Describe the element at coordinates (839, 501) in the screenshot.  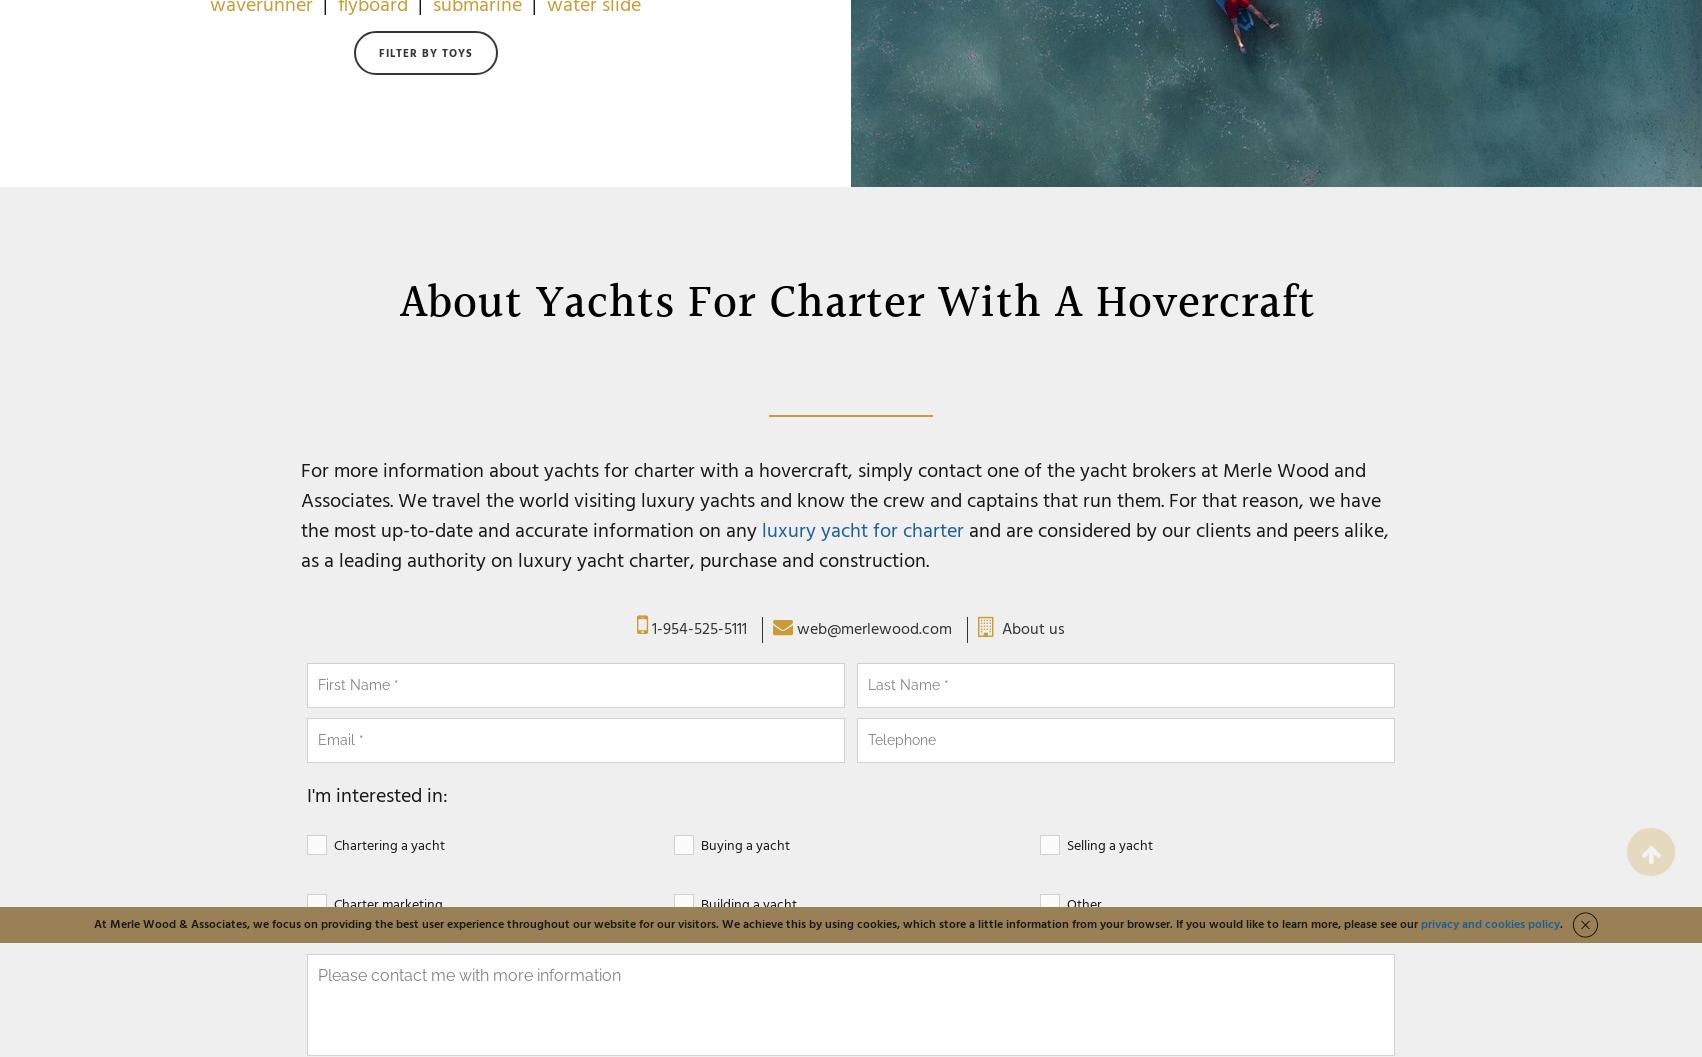
I see `'For more information about yachts for charter with a hovercraft, simply contact one of the yacht brokers at Merle Wood and Associates. We travel the world visiting luxury yachts and know the crew and captains that run them. For that reason, we have the most up-to-date and accurate information on any'` at that location.